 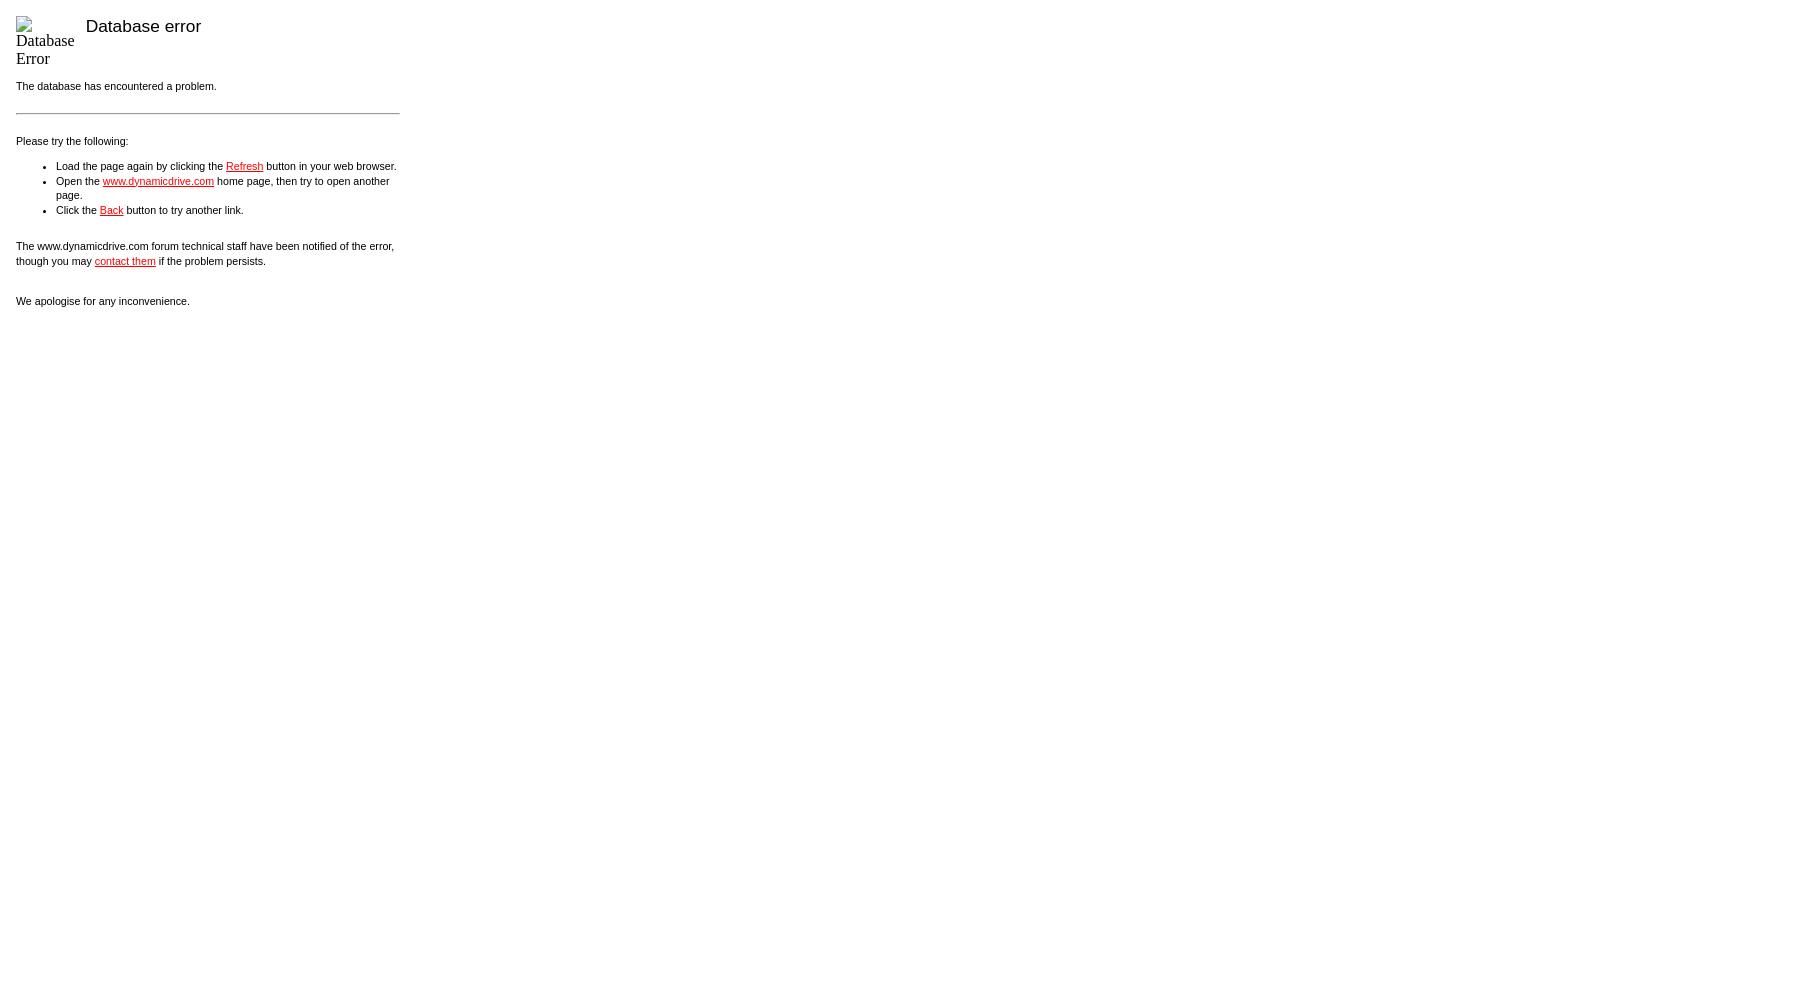 What do you see at coordinates (15, 301) in the screenshot?
I see `'We apologise for any inconvenience.'` at bounding box center [15, 301].